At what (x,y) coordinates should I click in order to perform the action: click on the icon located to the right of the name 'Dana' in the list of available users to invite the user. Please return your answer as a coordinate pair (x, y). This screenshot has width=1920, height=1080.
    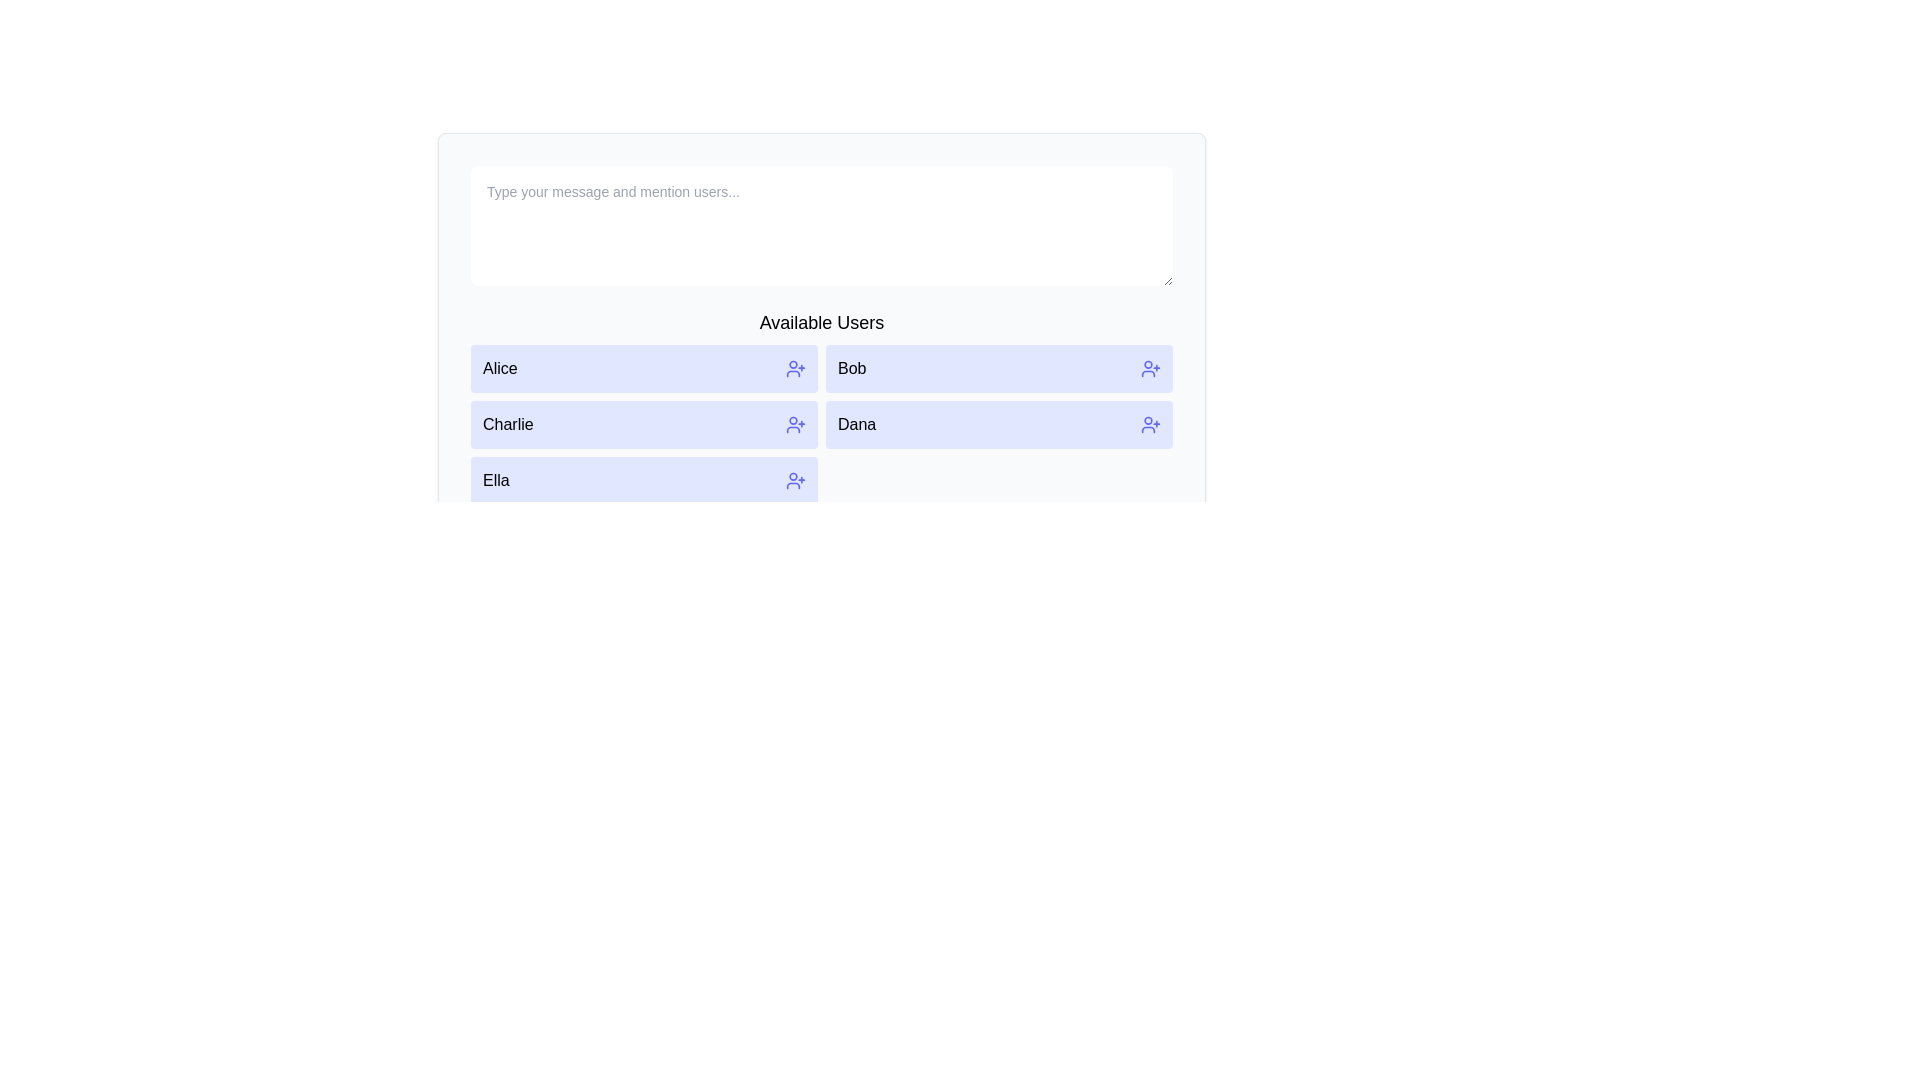
    Looking at the image, I should click on (1151, 423).